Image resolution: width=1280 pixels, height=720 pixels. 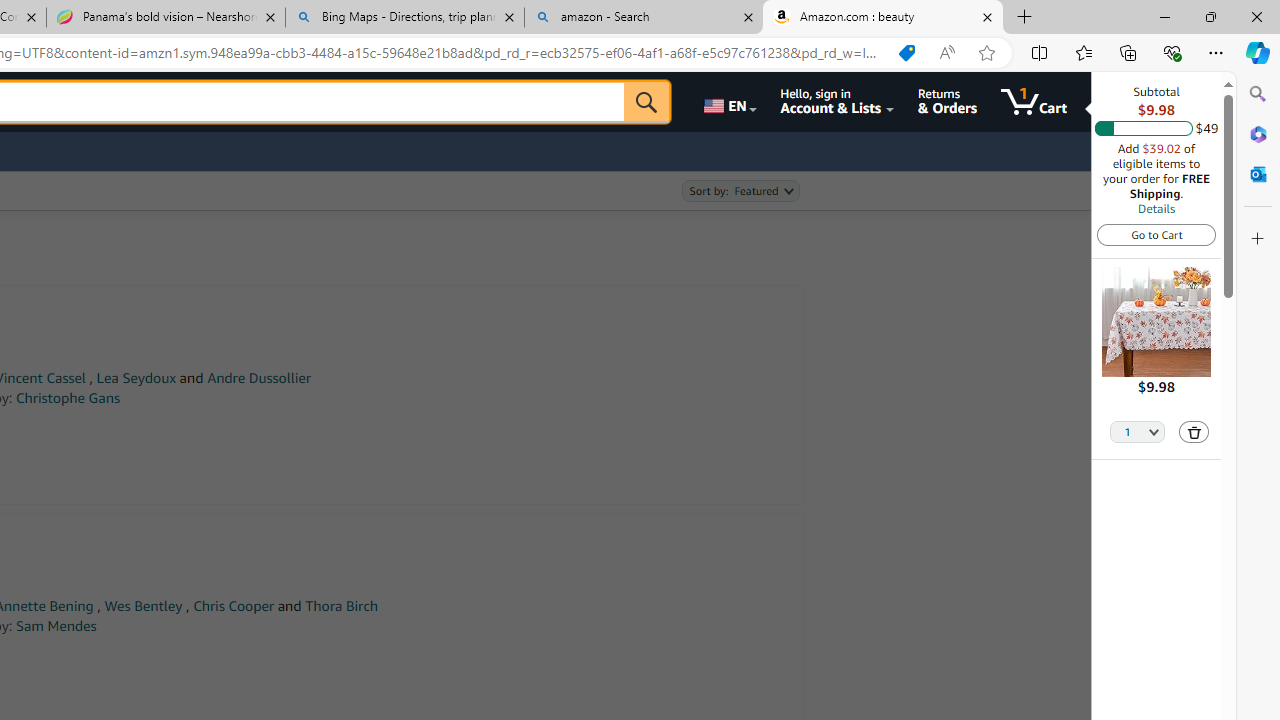 I want to click on 'Choose a language for shopping.', so click(x=727, y=101).